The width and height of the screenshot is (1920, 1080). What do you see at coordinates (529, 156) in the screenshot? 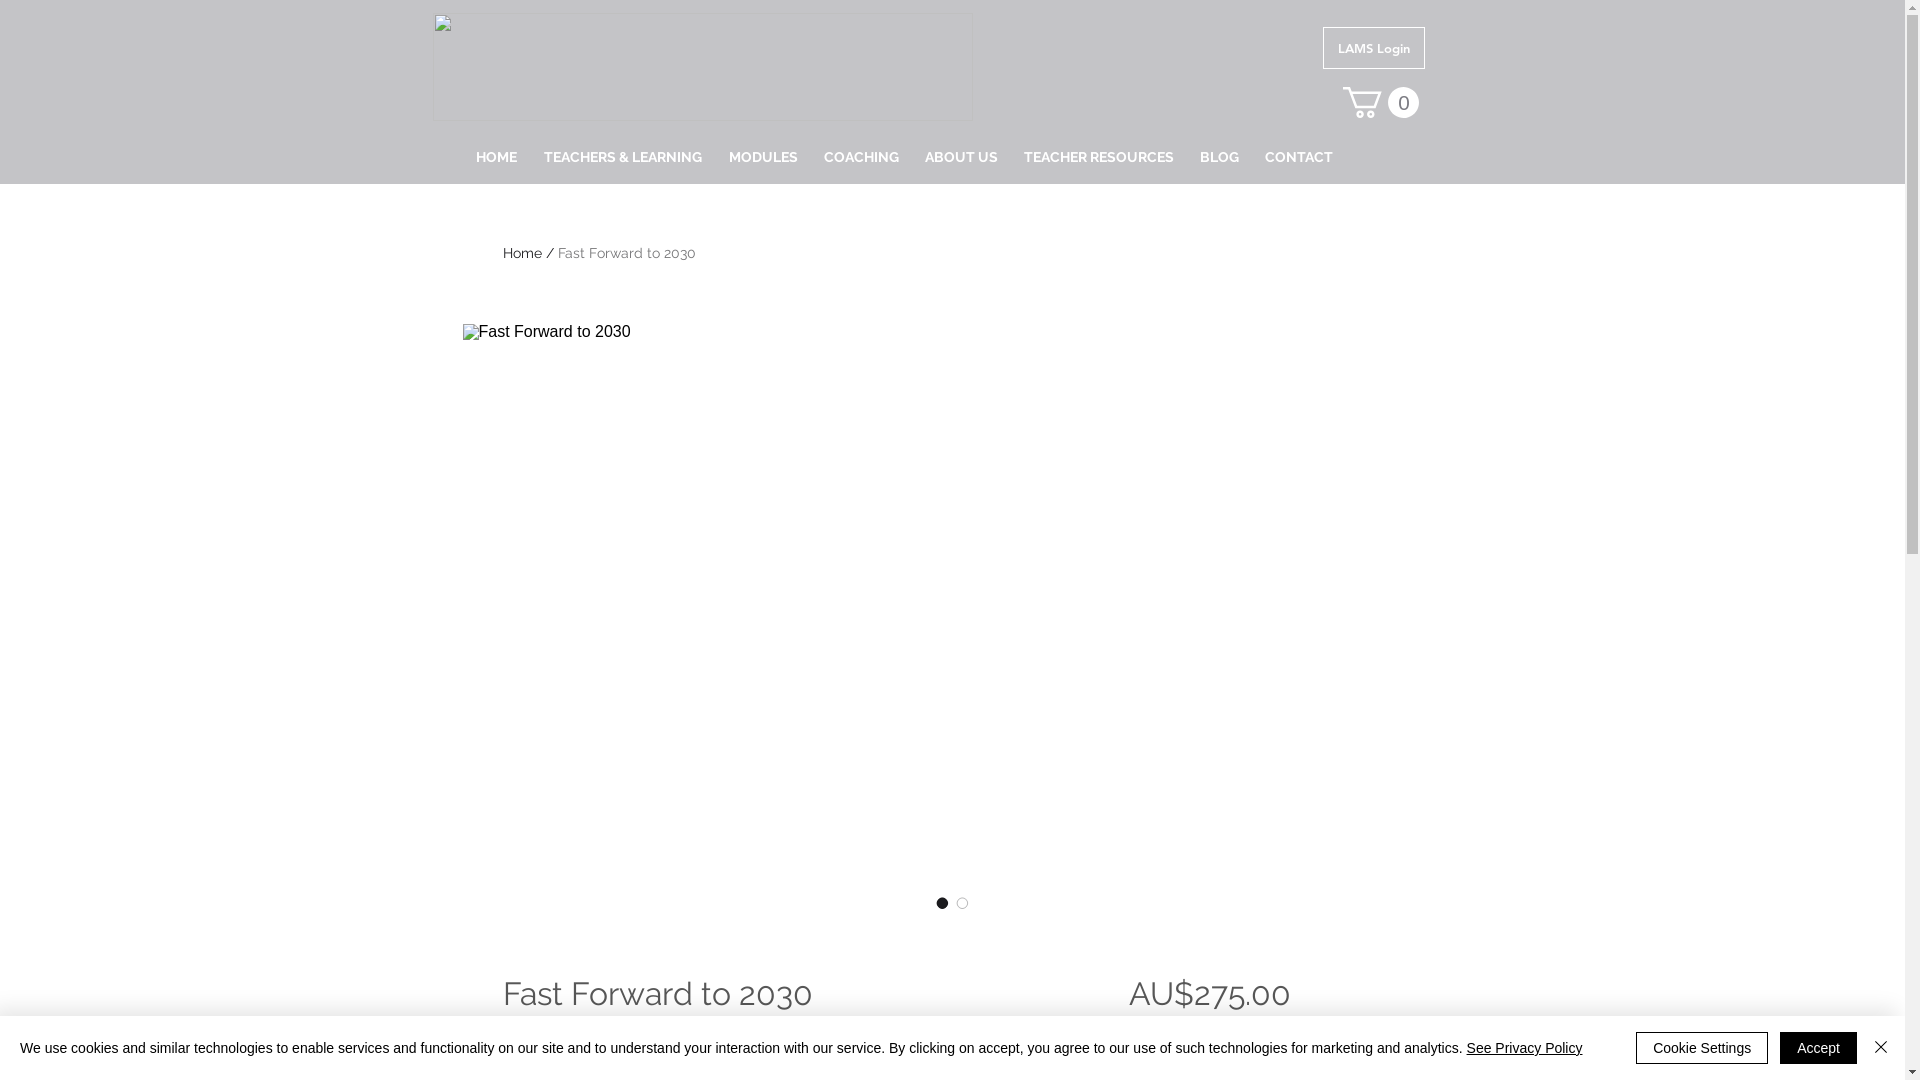
I see `'TEACHERS & LEARNING'` at bounding box center [529, 156].